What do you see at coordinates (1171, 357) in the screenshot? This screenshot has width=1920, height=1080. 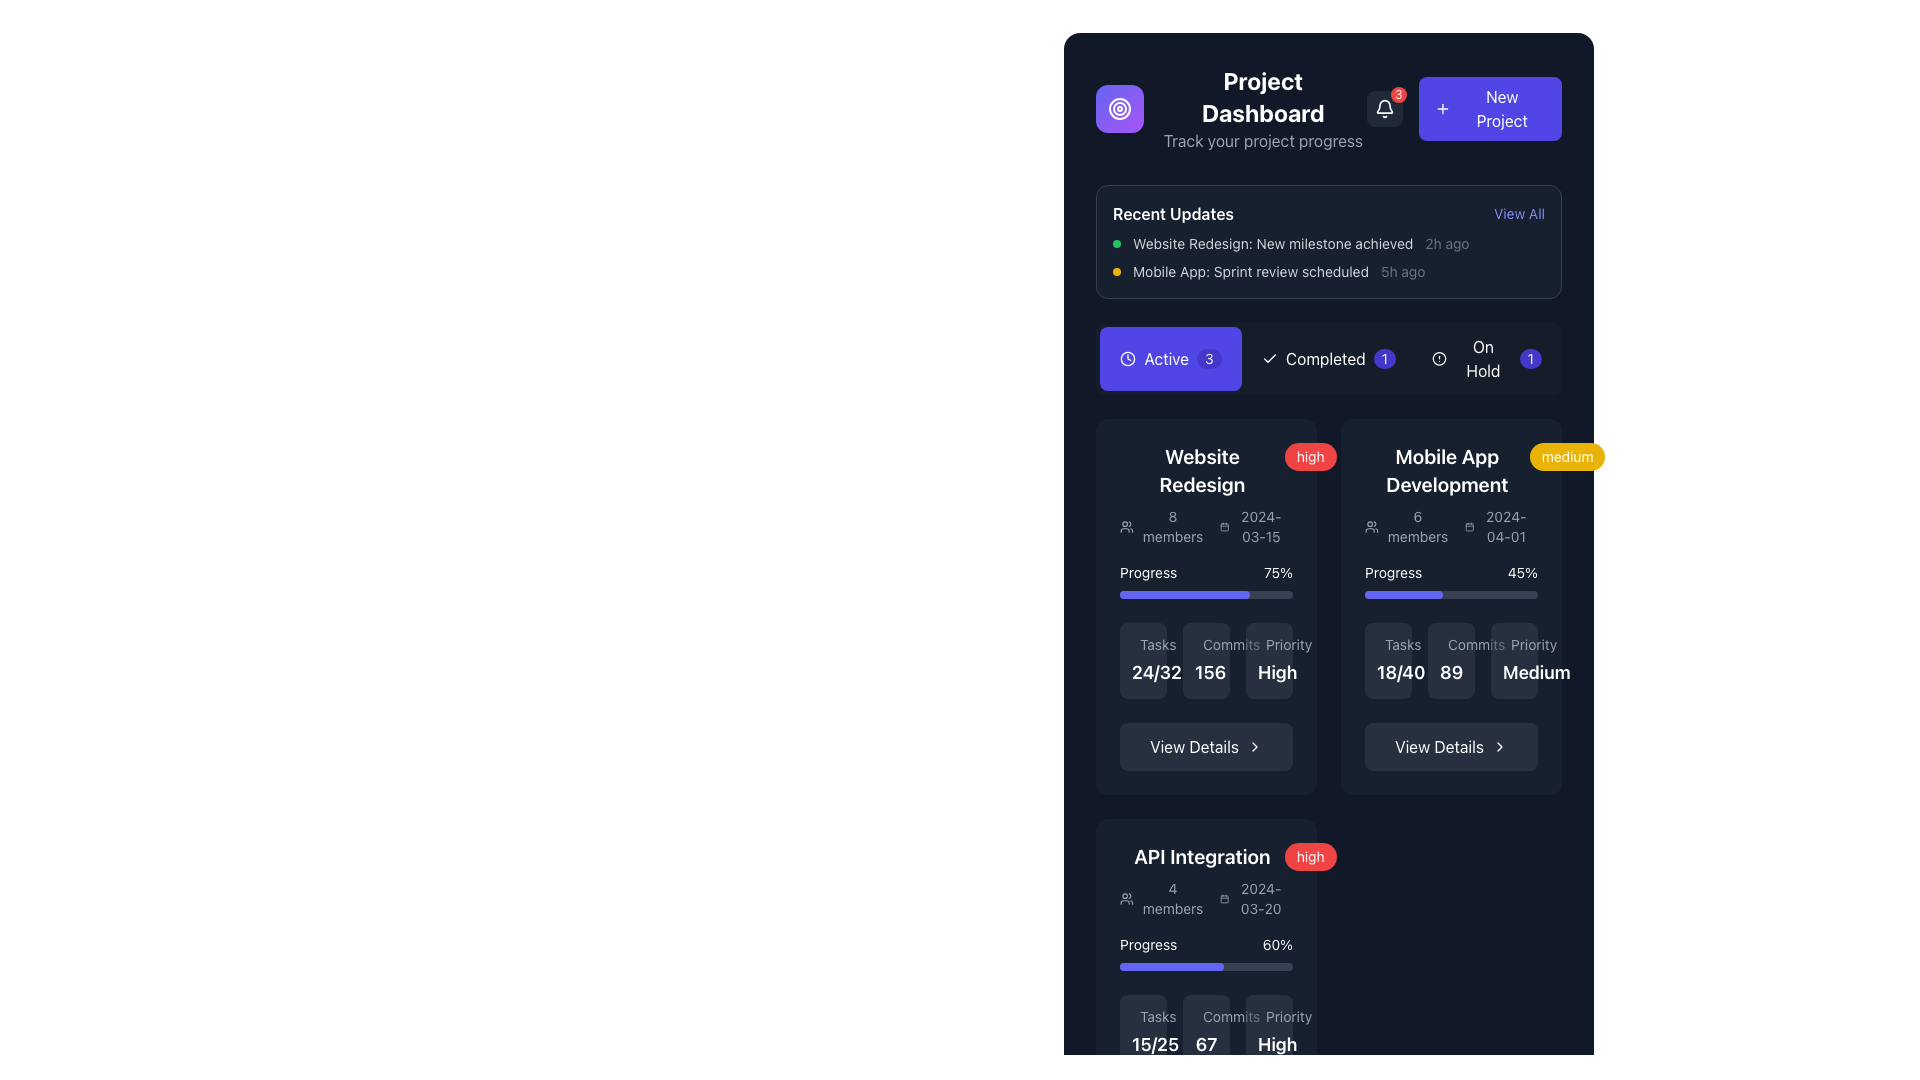 I see `the blue rectangular button labeled 'Active' with a clock icon and a badge showing '3'` at bounding box center [1171, 357].